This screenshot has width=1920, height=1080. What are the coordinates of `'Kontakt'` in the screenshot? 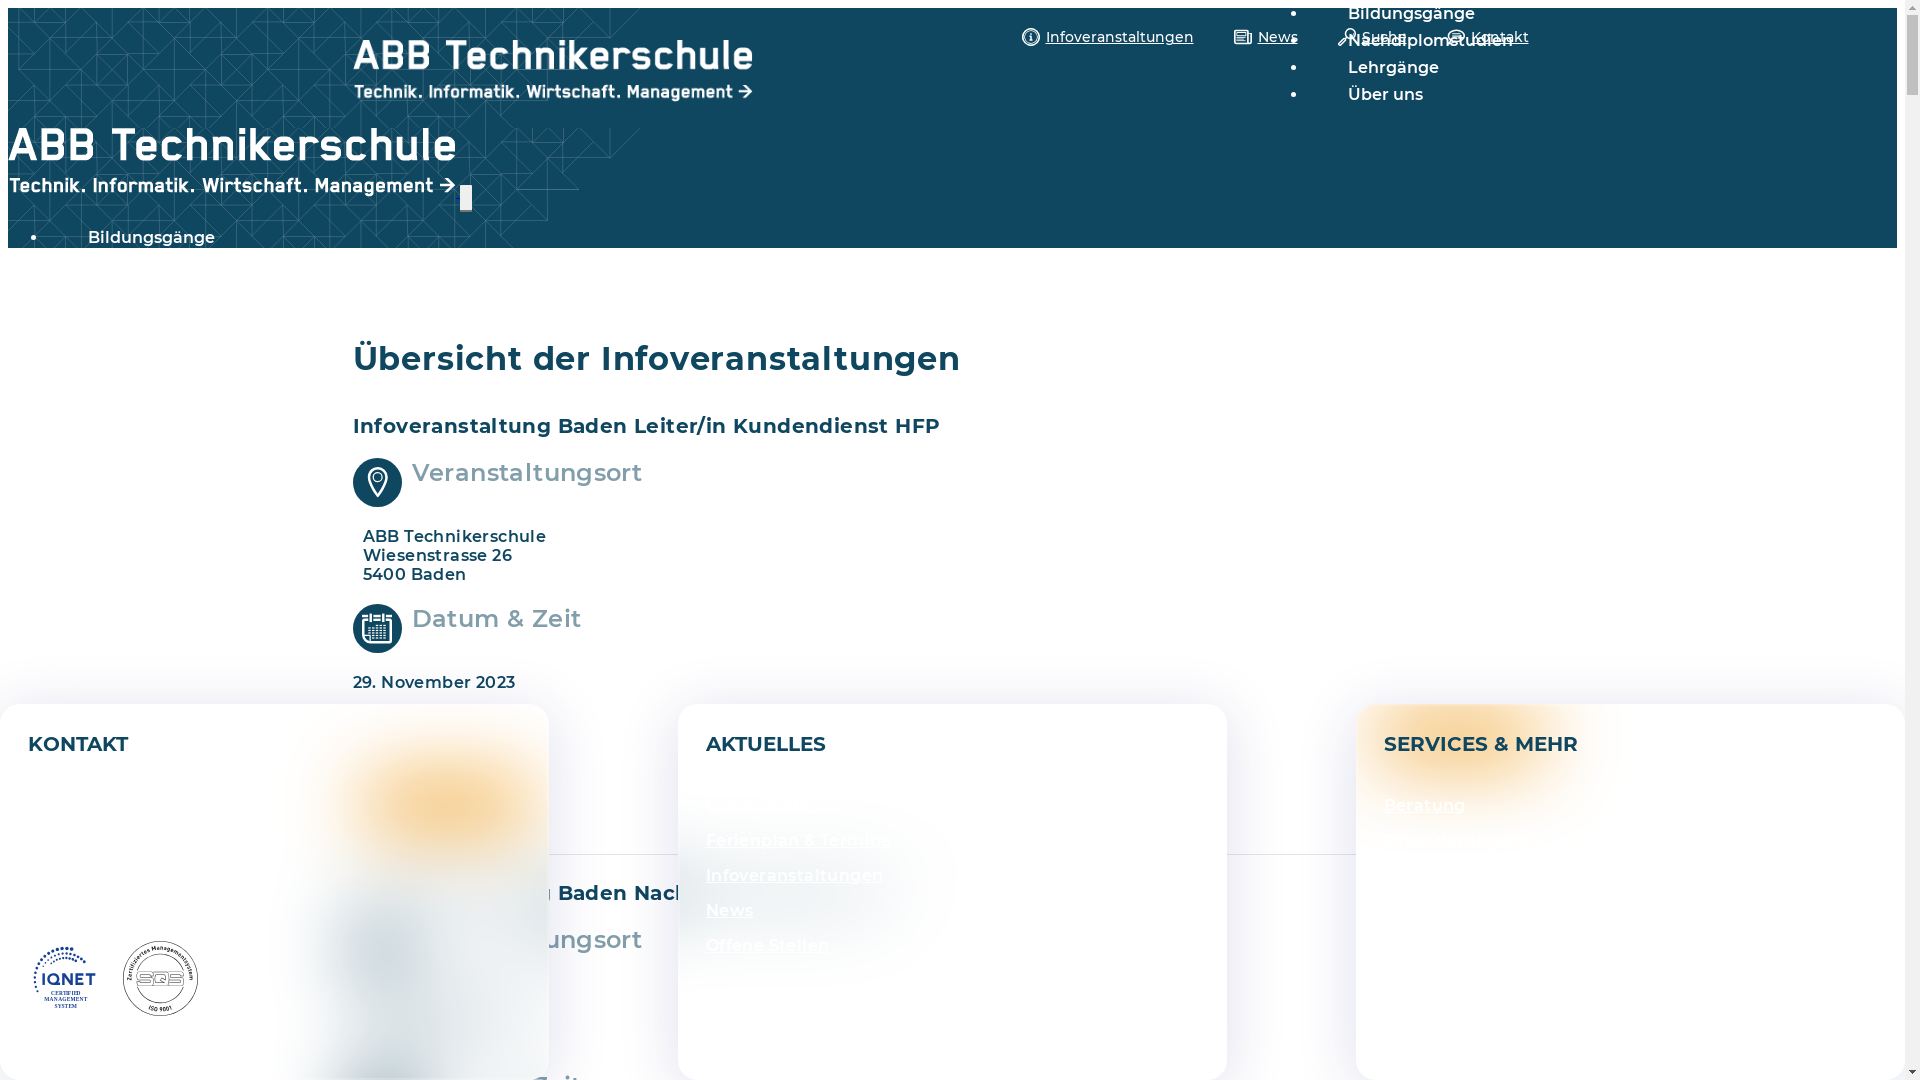 It's located at (1445, 37).